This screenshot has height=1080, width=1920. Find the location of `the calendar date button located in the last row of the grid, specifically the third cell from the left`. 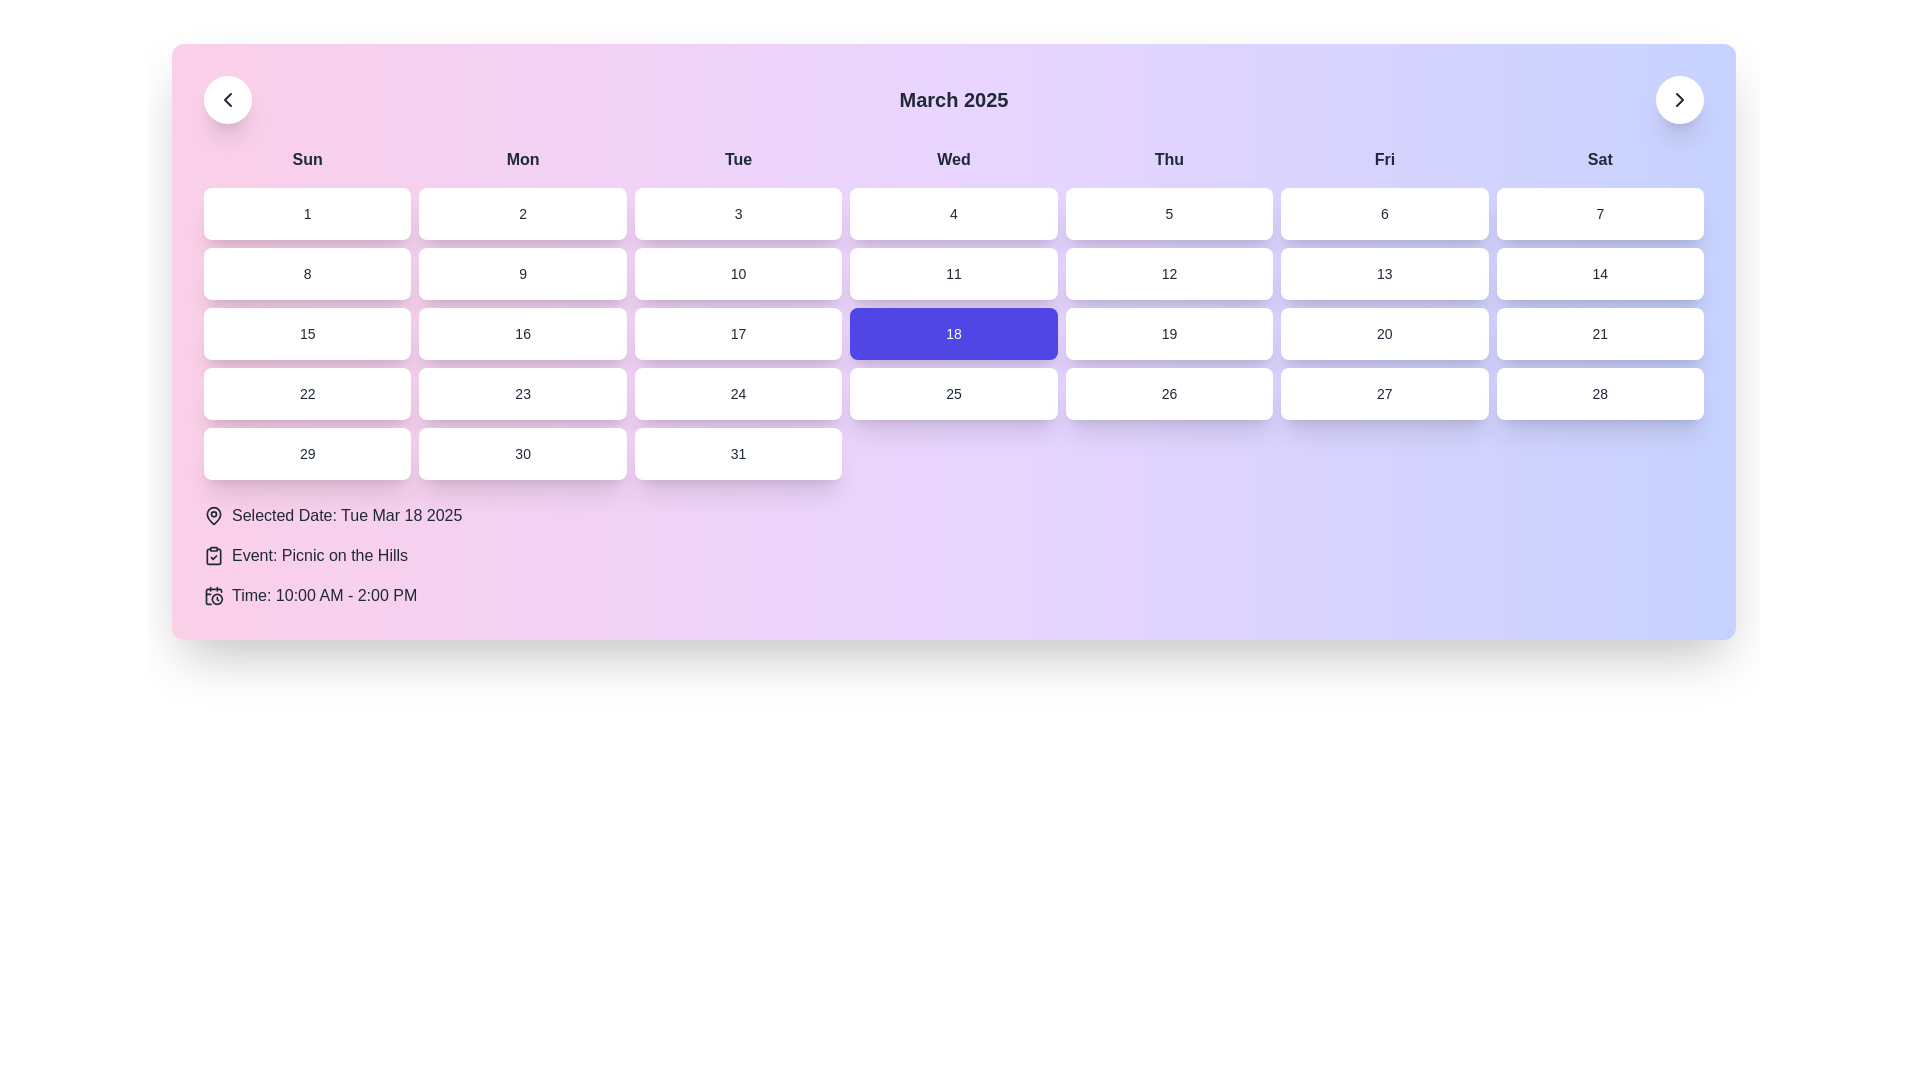

the calendar date button located in the last row of the grid, specifically the third cell from the left is located at coordinates (737, 454).